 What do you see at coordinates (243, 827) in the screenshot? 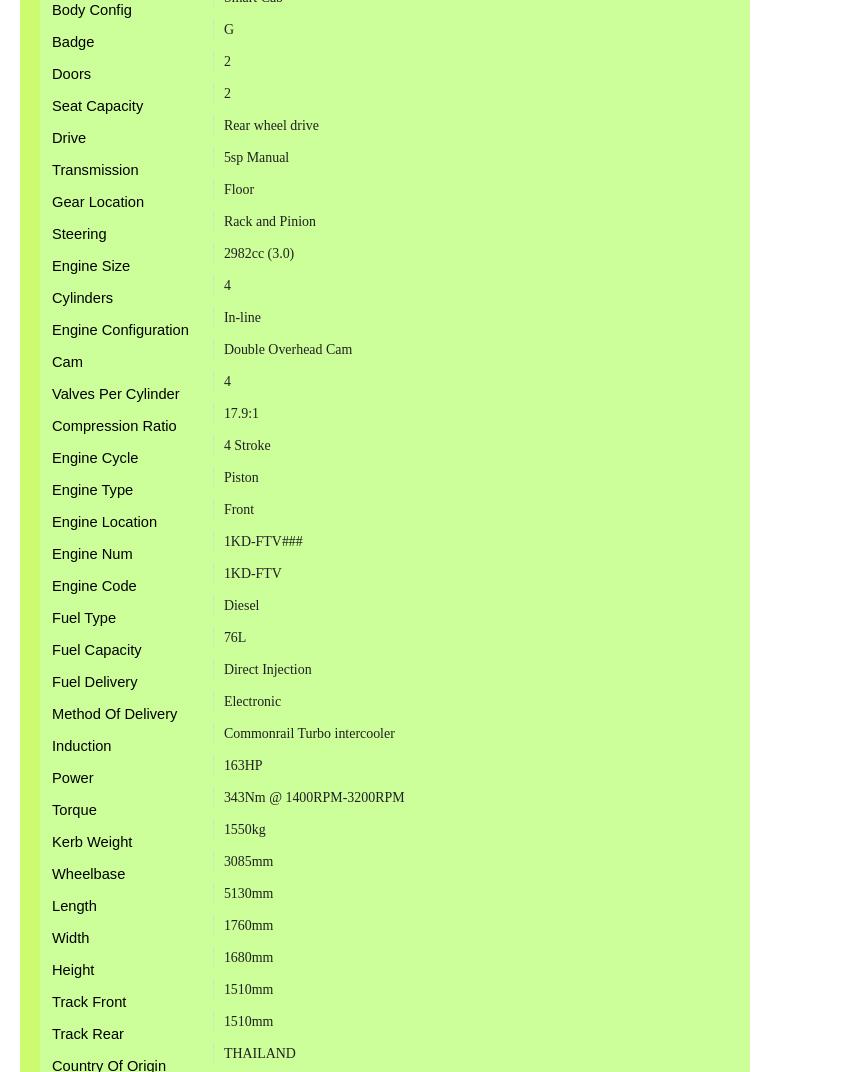
I see `'1550kg'` at bounding box center [243, 827].